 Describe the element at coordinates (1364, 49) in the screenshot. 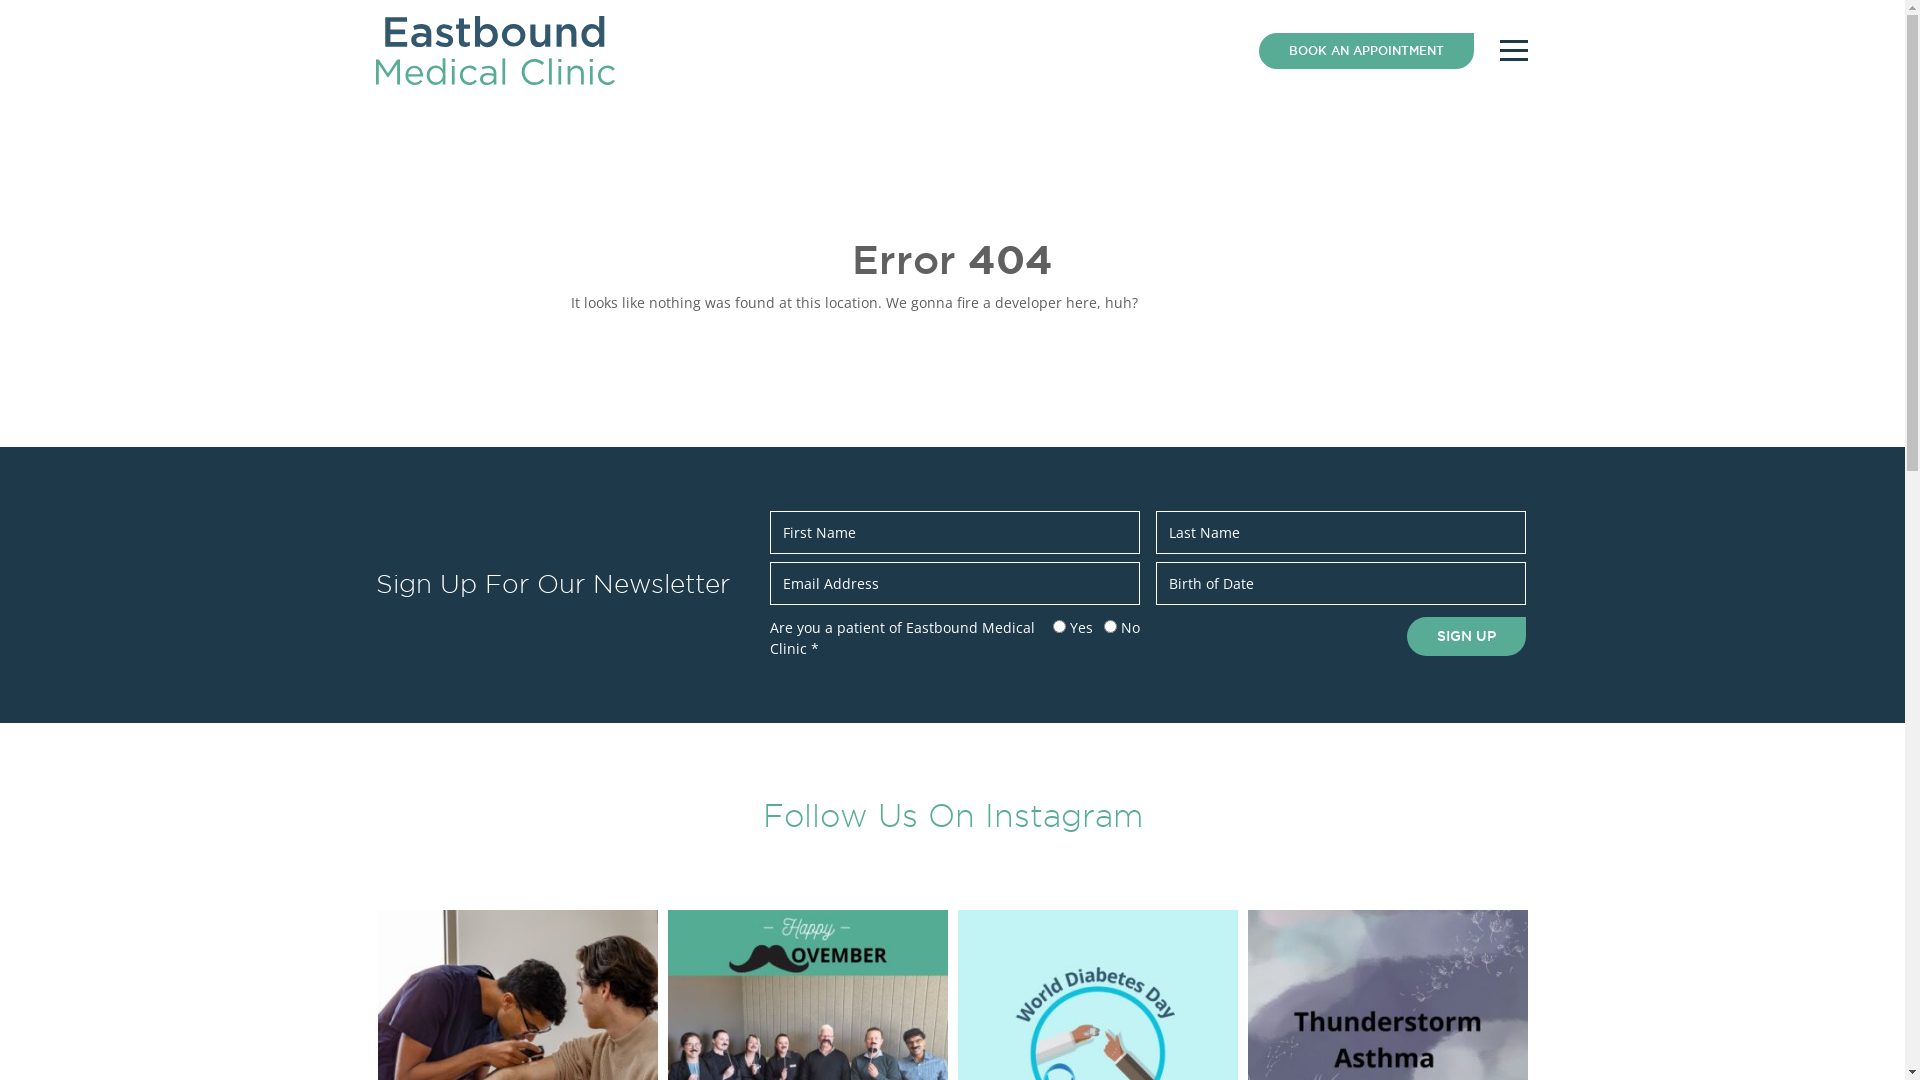

I see `'BOOK AN APPOINTMENT'` at that location.